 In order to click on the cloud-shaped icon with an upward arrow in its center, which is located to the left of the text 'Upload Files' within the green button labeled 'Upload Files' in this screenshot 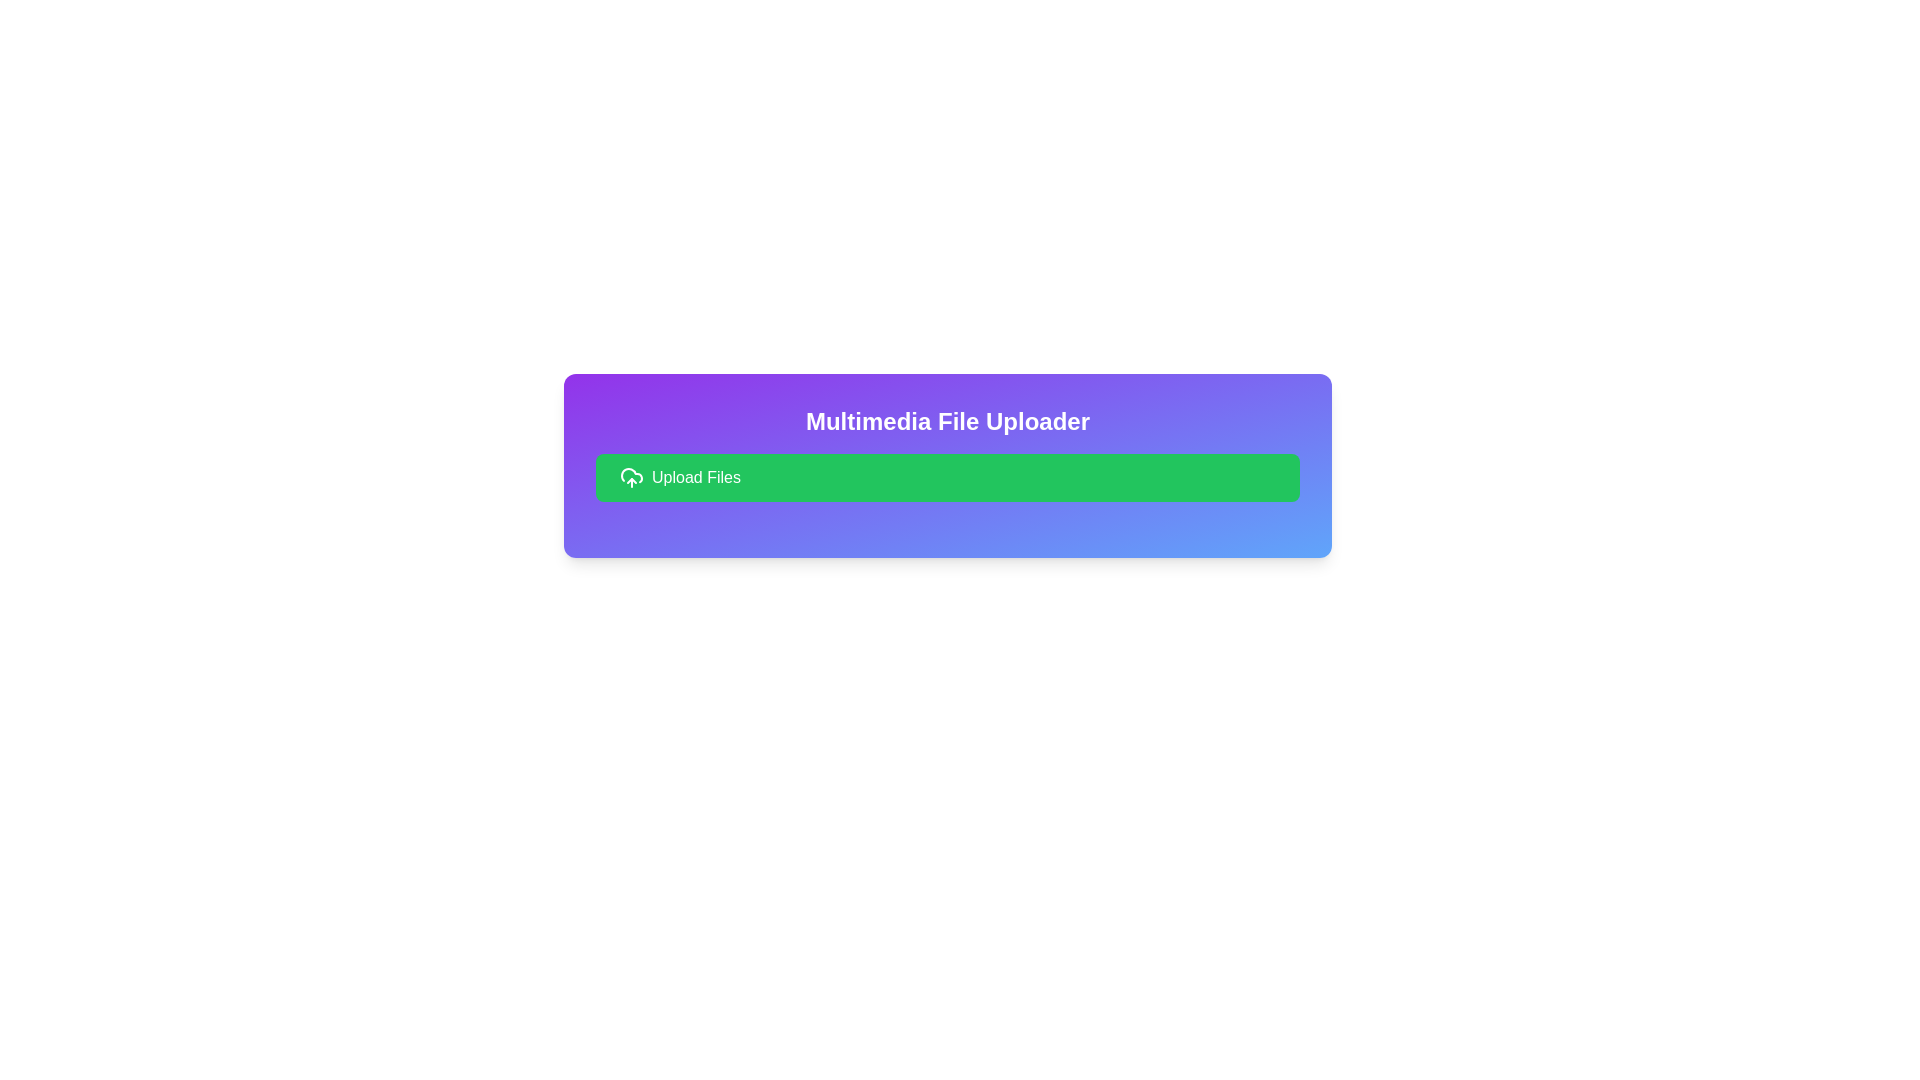, I will do `click(631, 478)`.